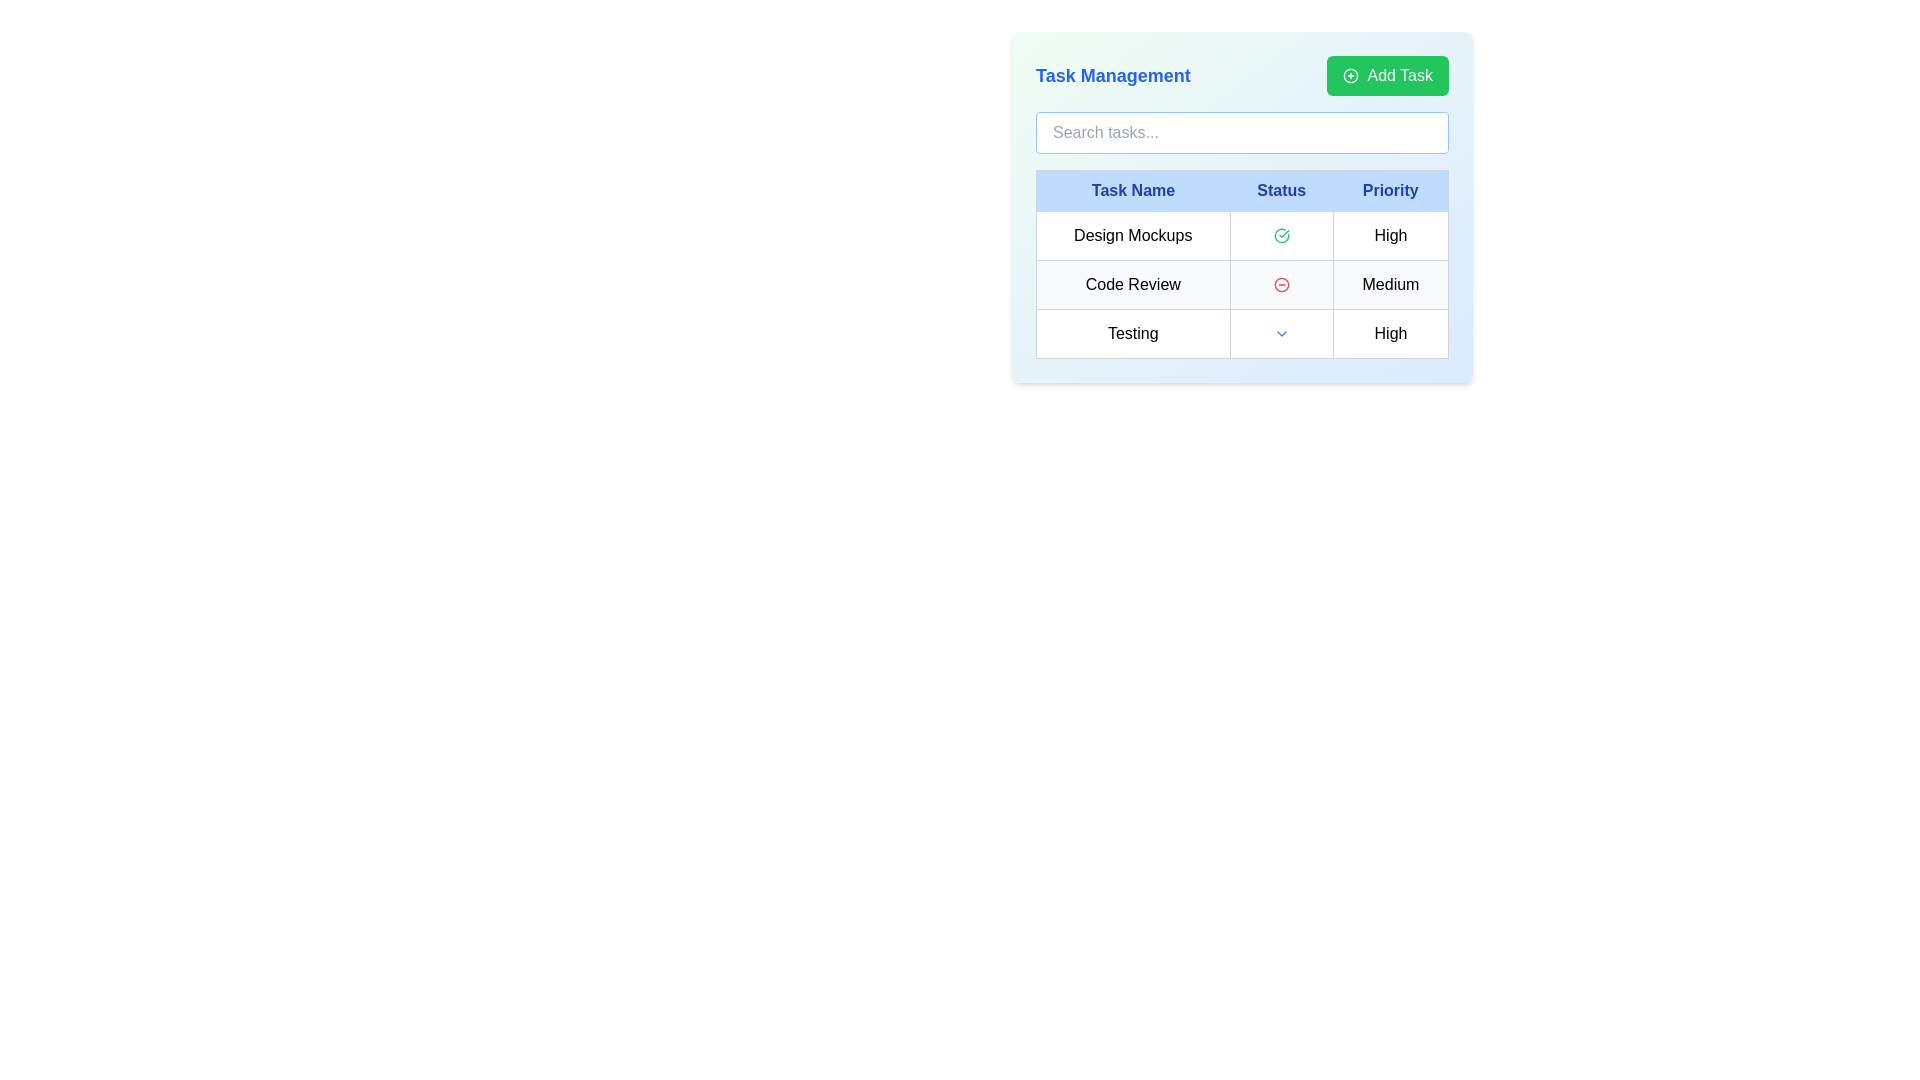 The image size is (1920, 1080). What do you see at coordinates (1133, 285) in the screenshot?
I see `the non-interactive table cell displaying the task name 'Code Review' located in the second row under the 'Task Name' column` at bounding box center [1133, 285].